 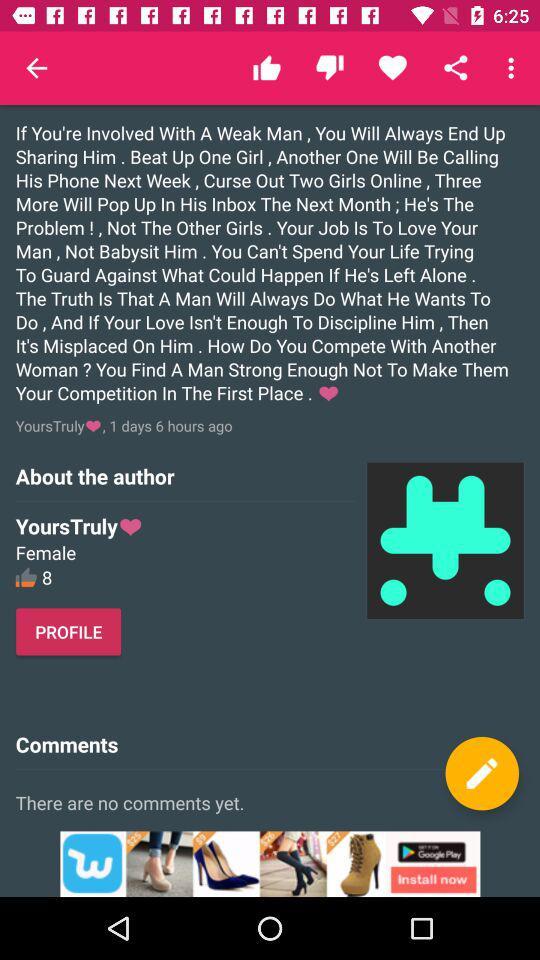 I want to click on the profile button, so click(x=70, y=630).